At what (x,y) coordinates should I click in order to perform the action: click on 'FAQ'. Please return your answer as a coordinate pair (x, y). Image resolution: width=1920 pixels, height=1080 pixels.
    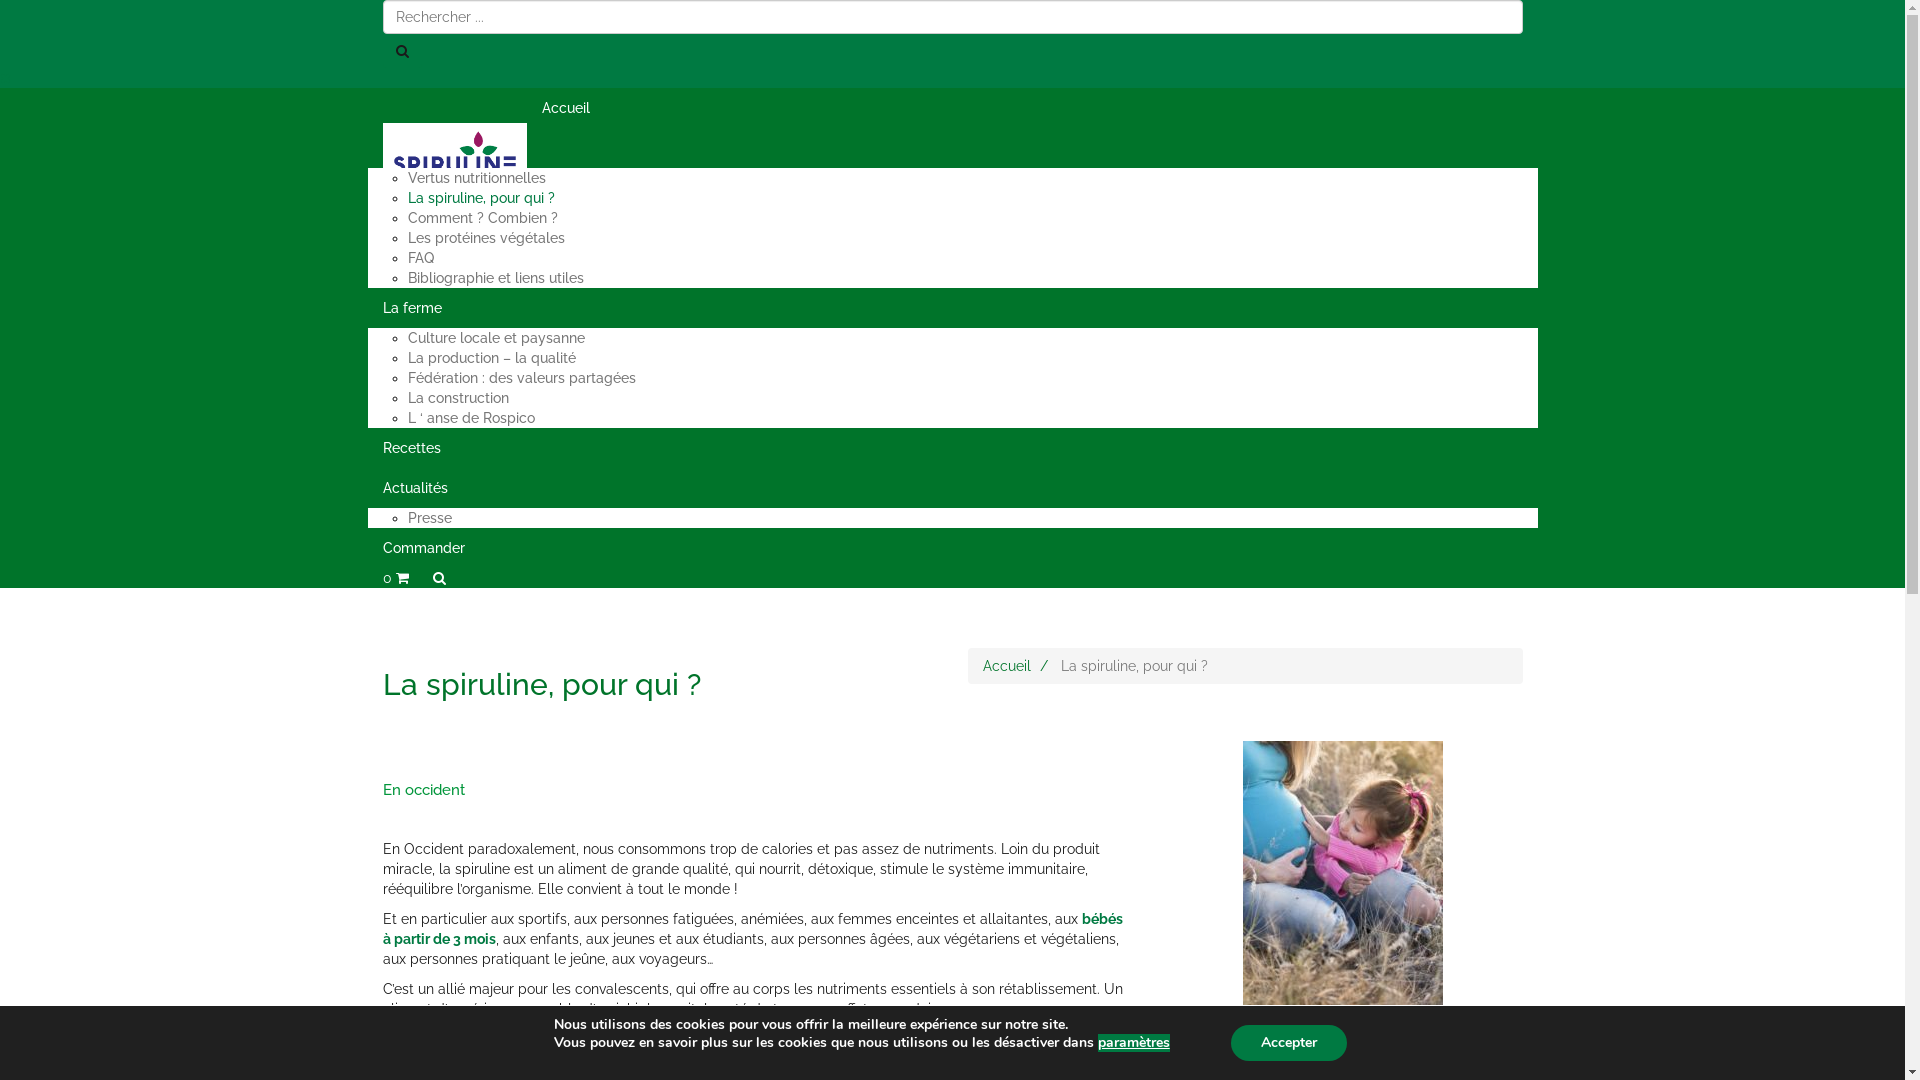
    Looking at the image, I should click on (420, 257).